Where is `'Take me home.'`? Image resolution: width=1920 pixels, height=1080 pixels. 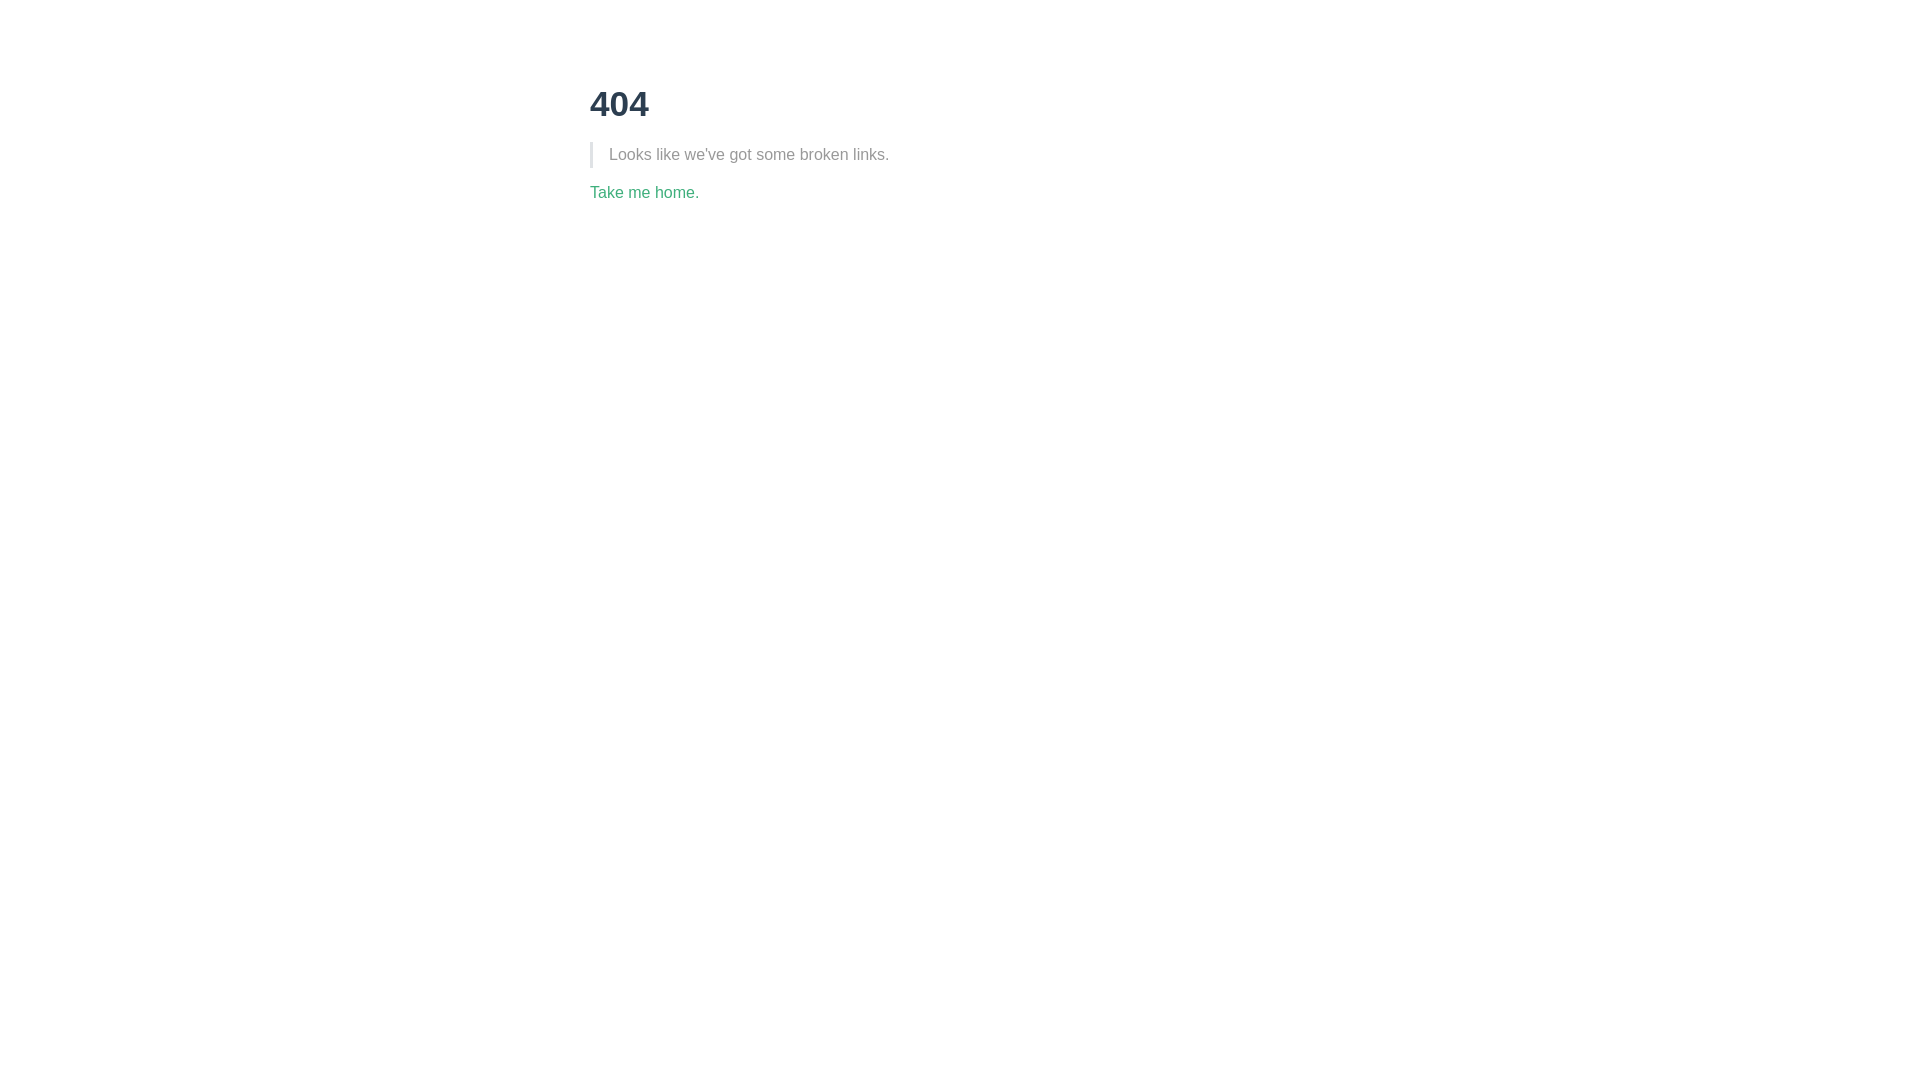
'Take me home.' is located at coordinates (589, 192).